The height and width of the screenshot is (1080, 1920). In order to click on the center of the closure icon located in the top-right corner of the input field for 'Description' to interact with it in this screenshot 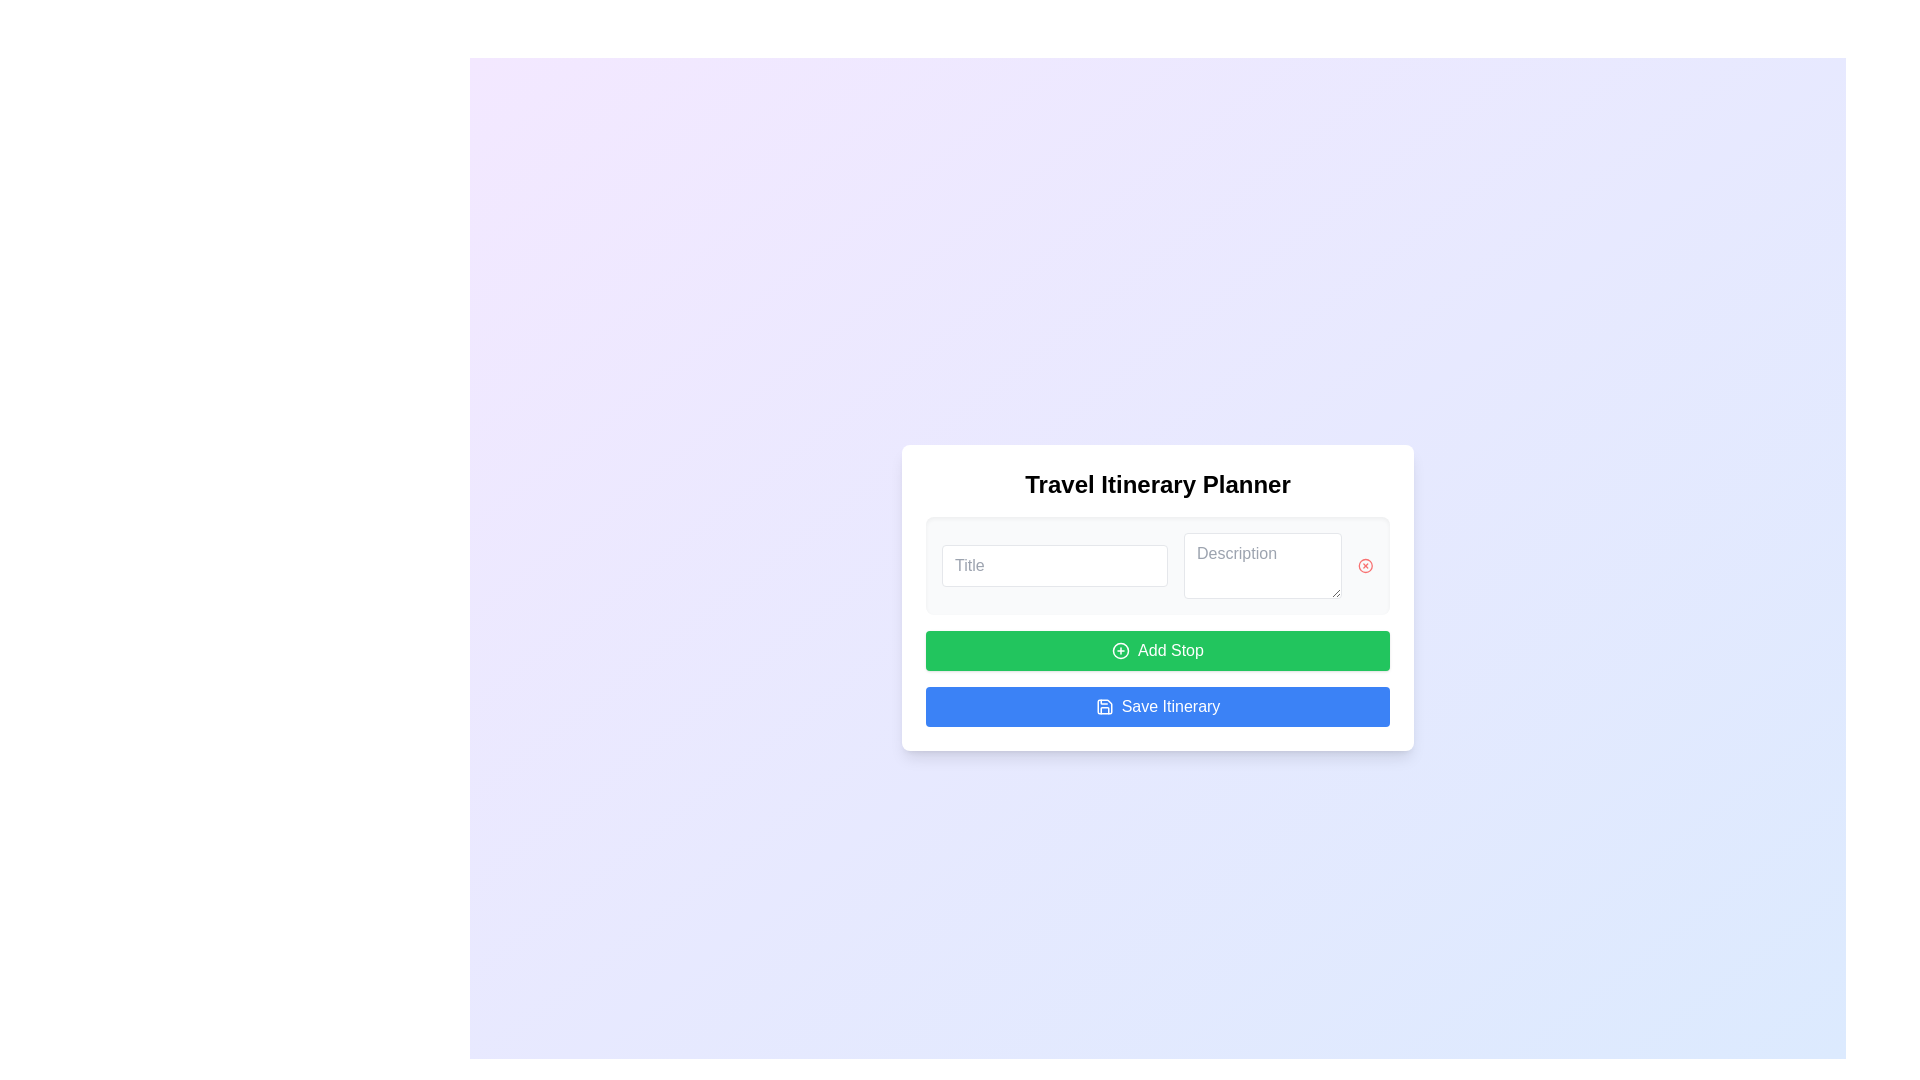, I will do `click(1365, 566)`.